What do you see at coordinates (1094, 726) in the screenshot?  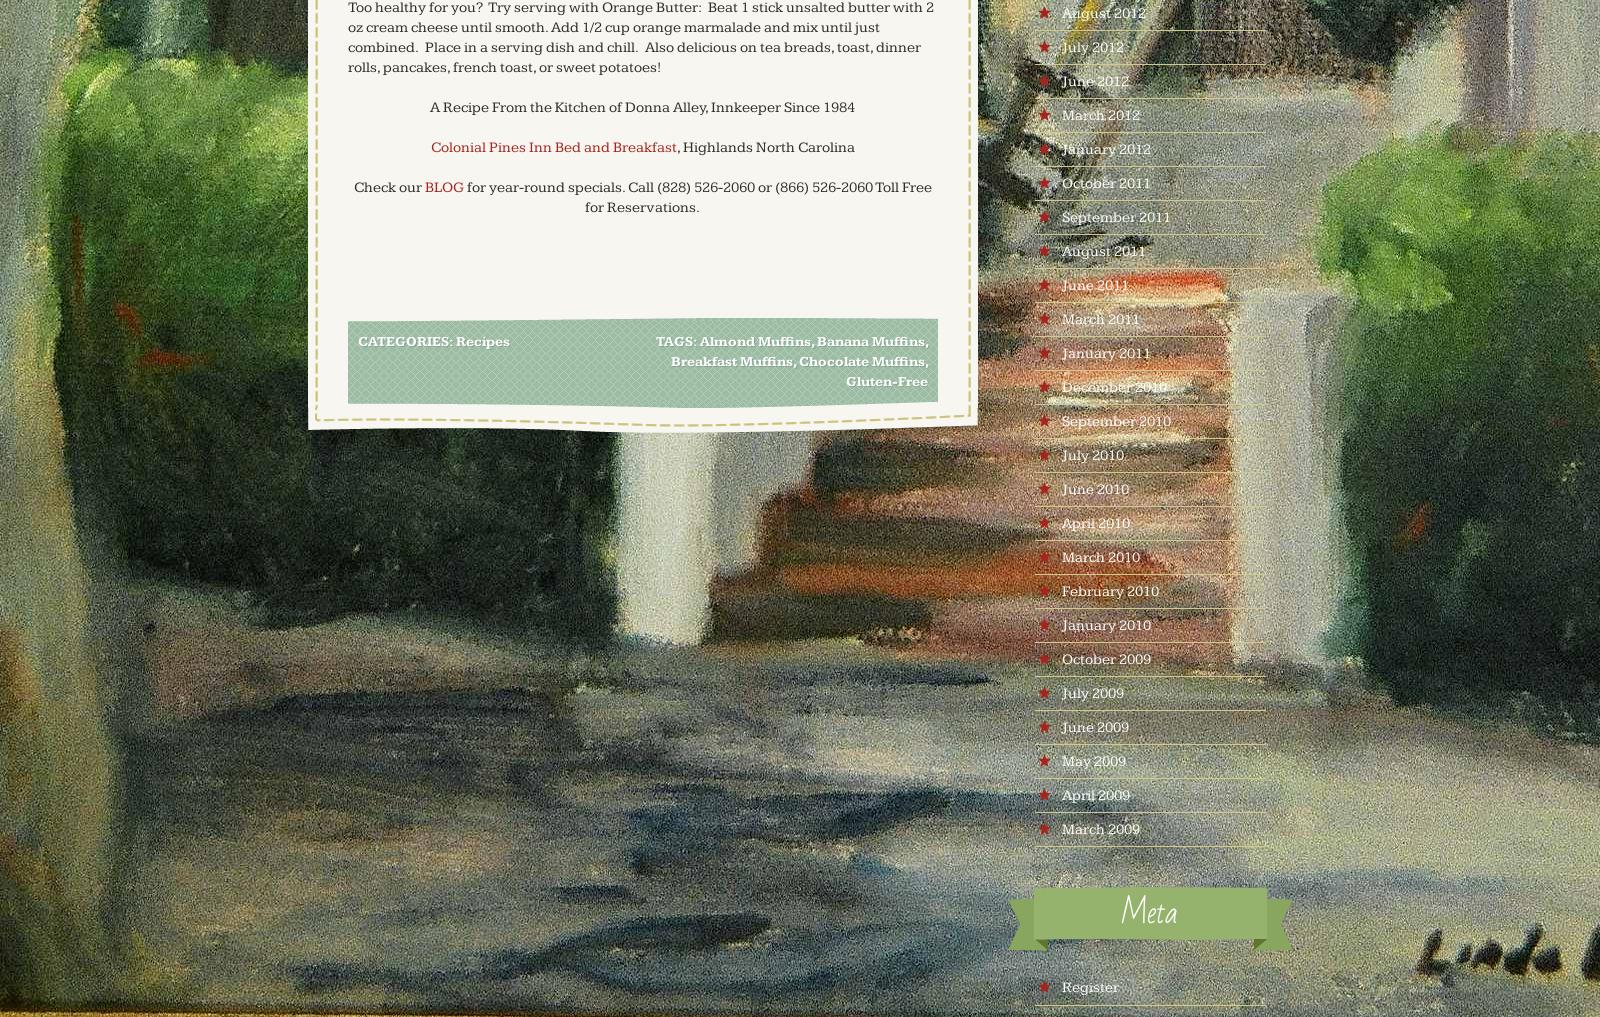 I see `'June 2009'` at bounding box center [1094, 726].